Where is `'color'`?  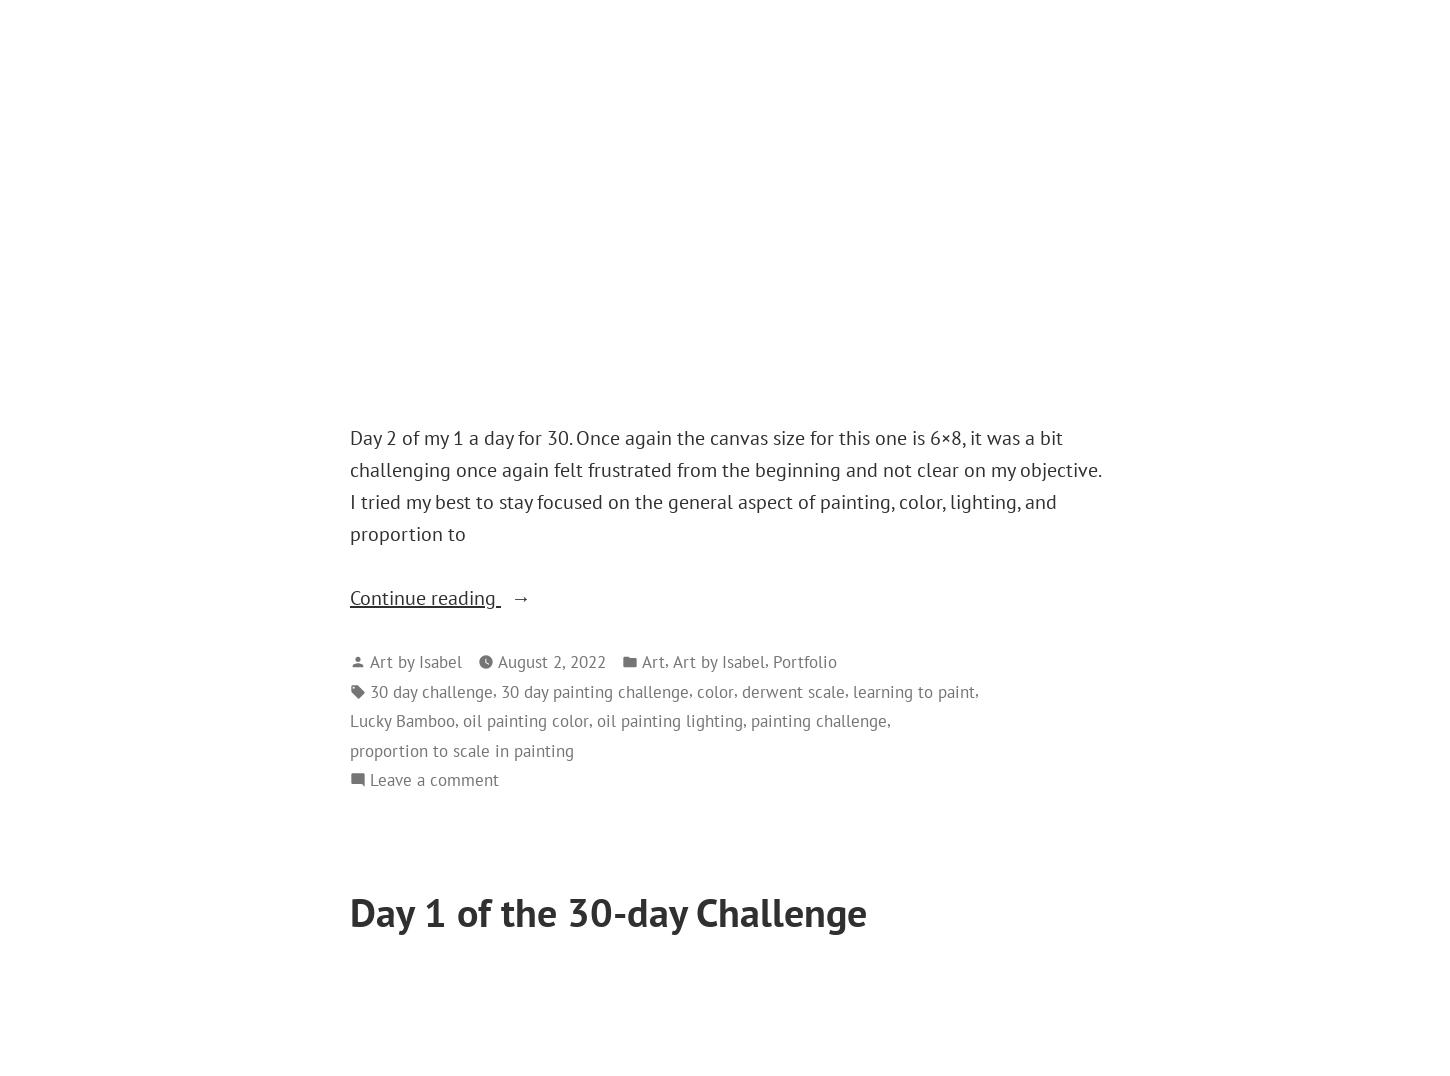 'color' is located at coordinates (714, 690).